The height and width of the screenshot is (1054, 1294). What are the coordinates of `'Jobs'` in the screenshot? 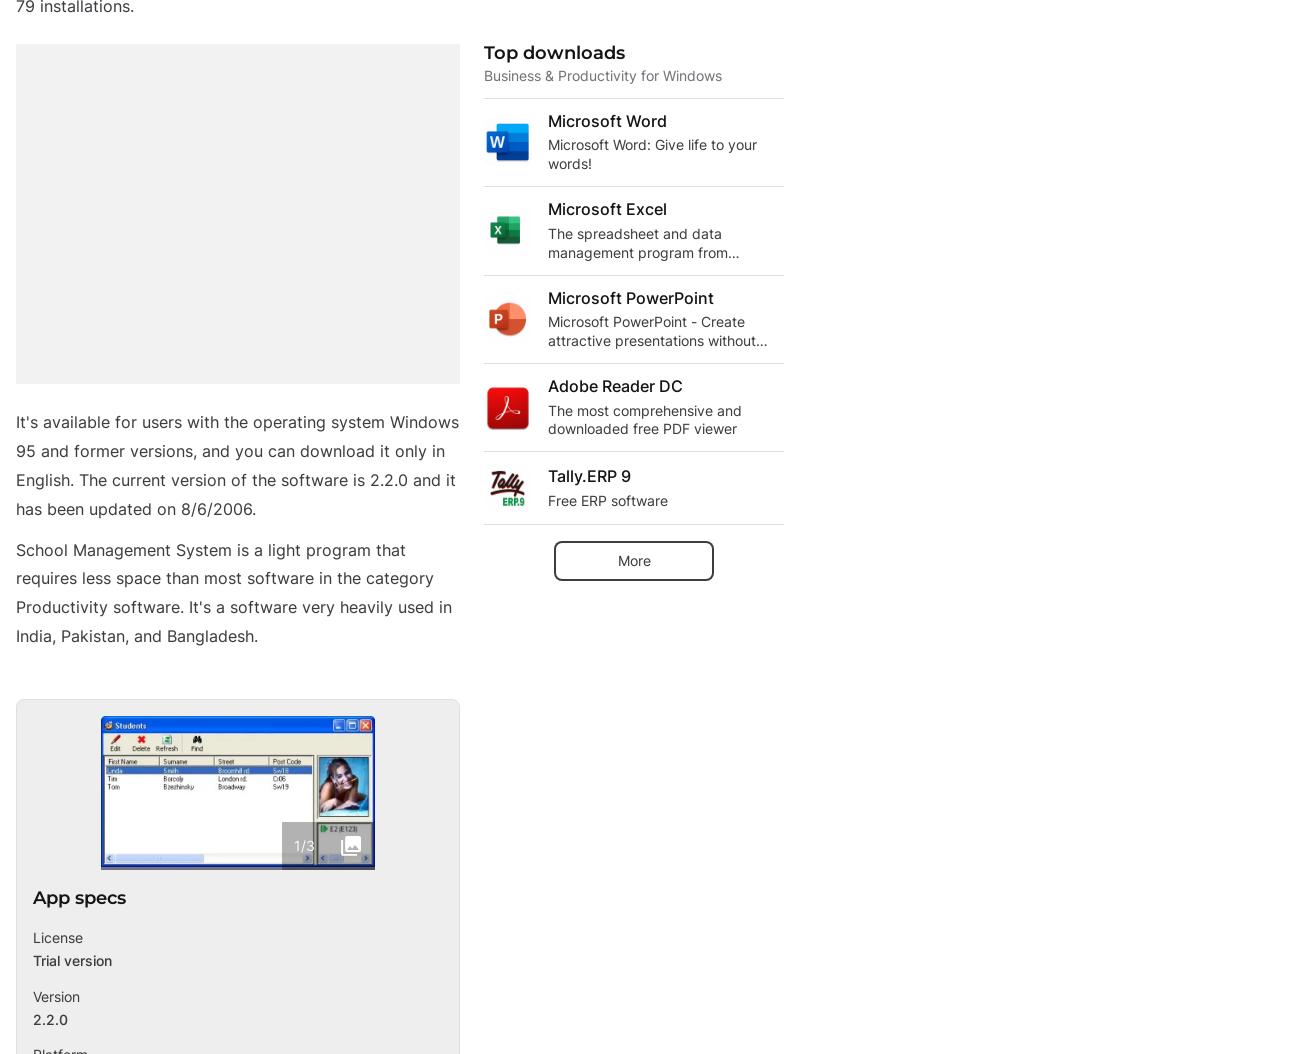 It's located at (22, 748).